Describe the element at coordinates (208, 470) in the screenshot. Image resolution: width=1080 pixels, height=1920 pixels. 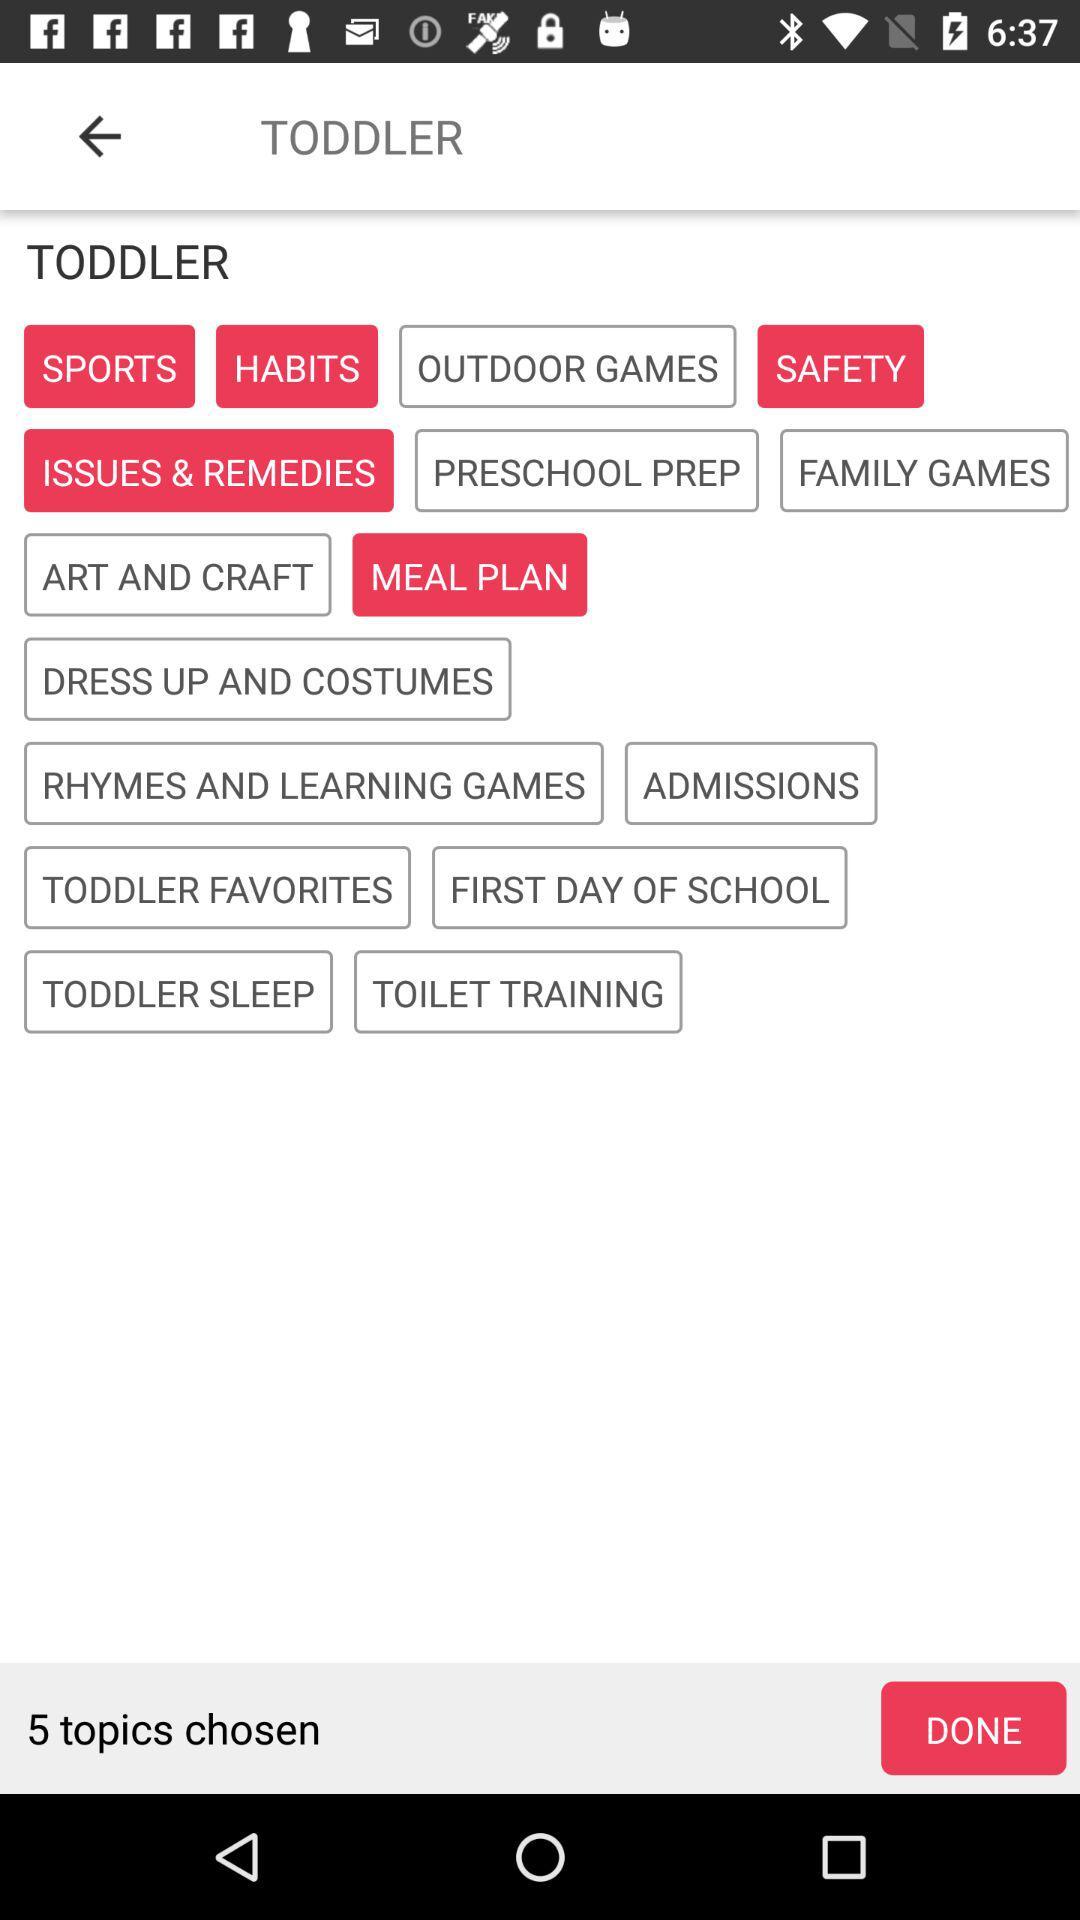
I see `item above art and craft` at that location.